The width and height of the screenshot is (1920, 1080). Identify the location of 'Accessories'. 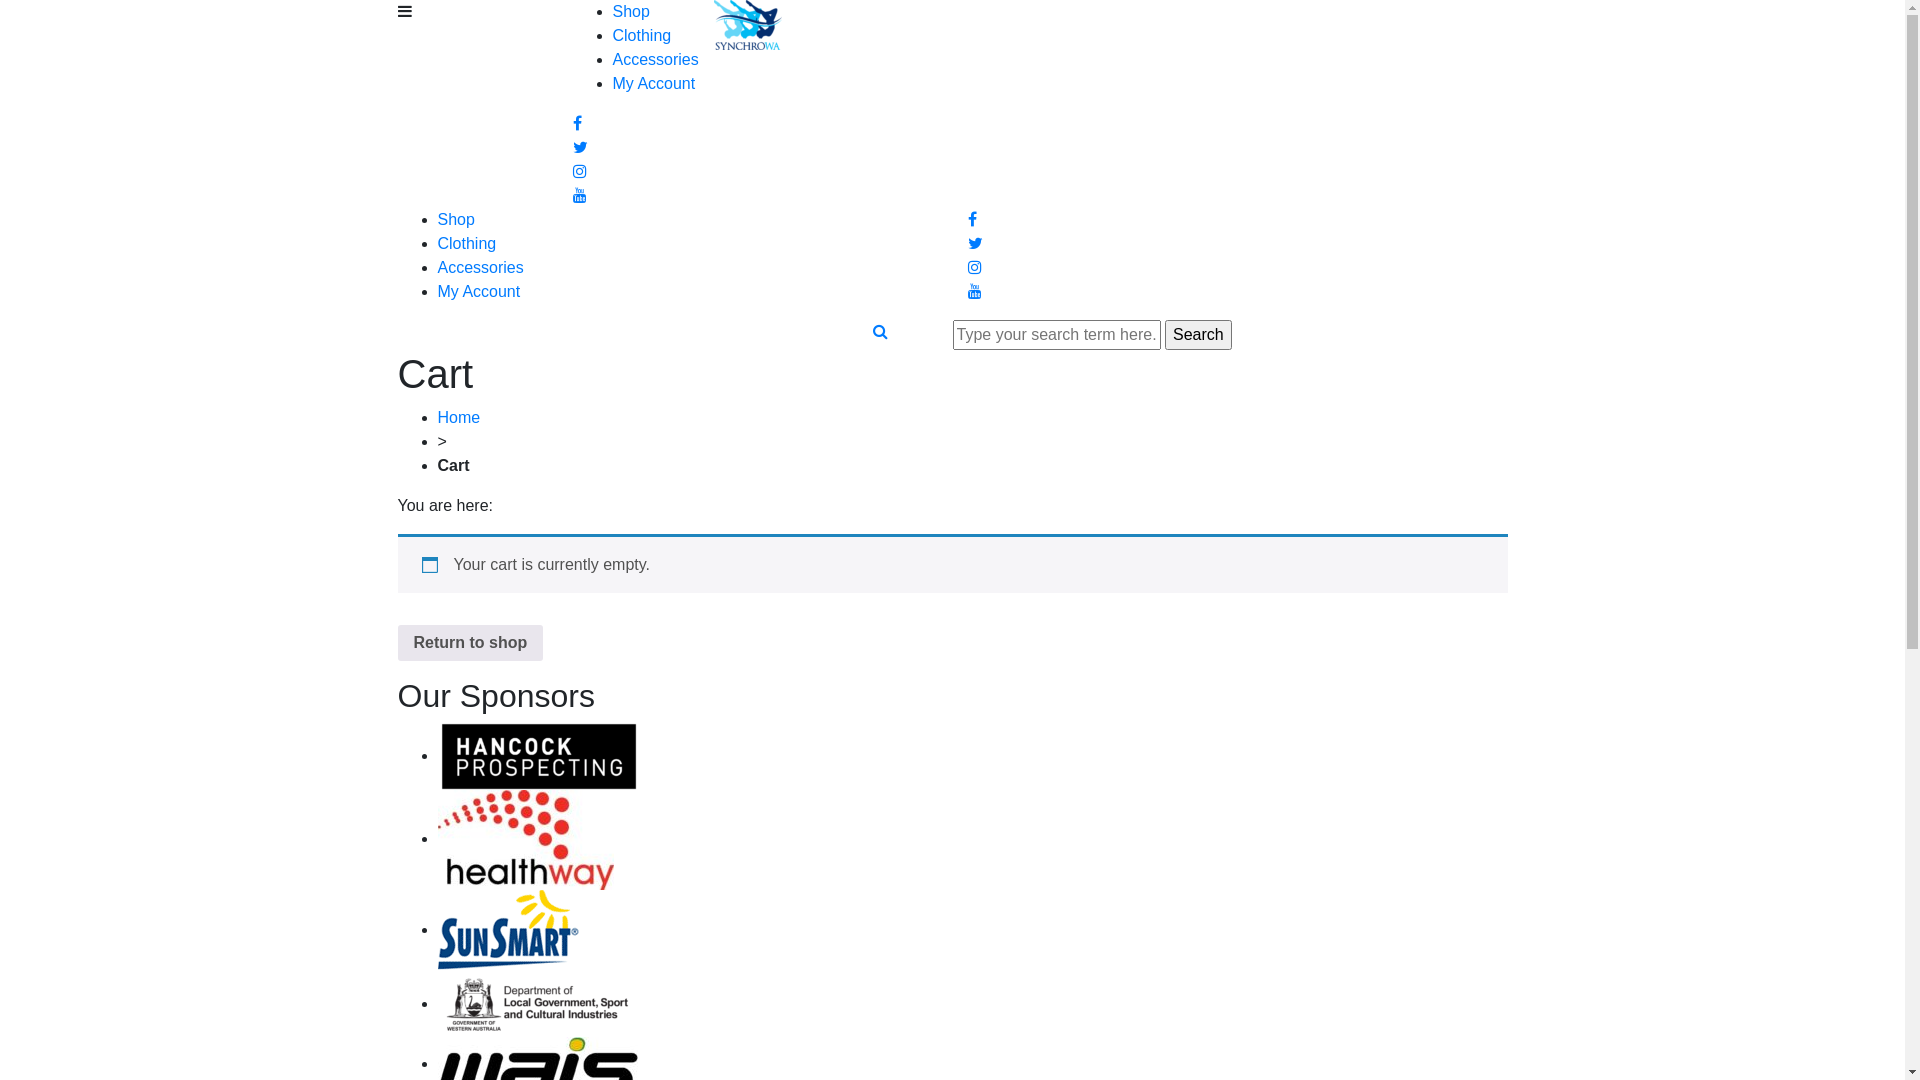
(480, 266).